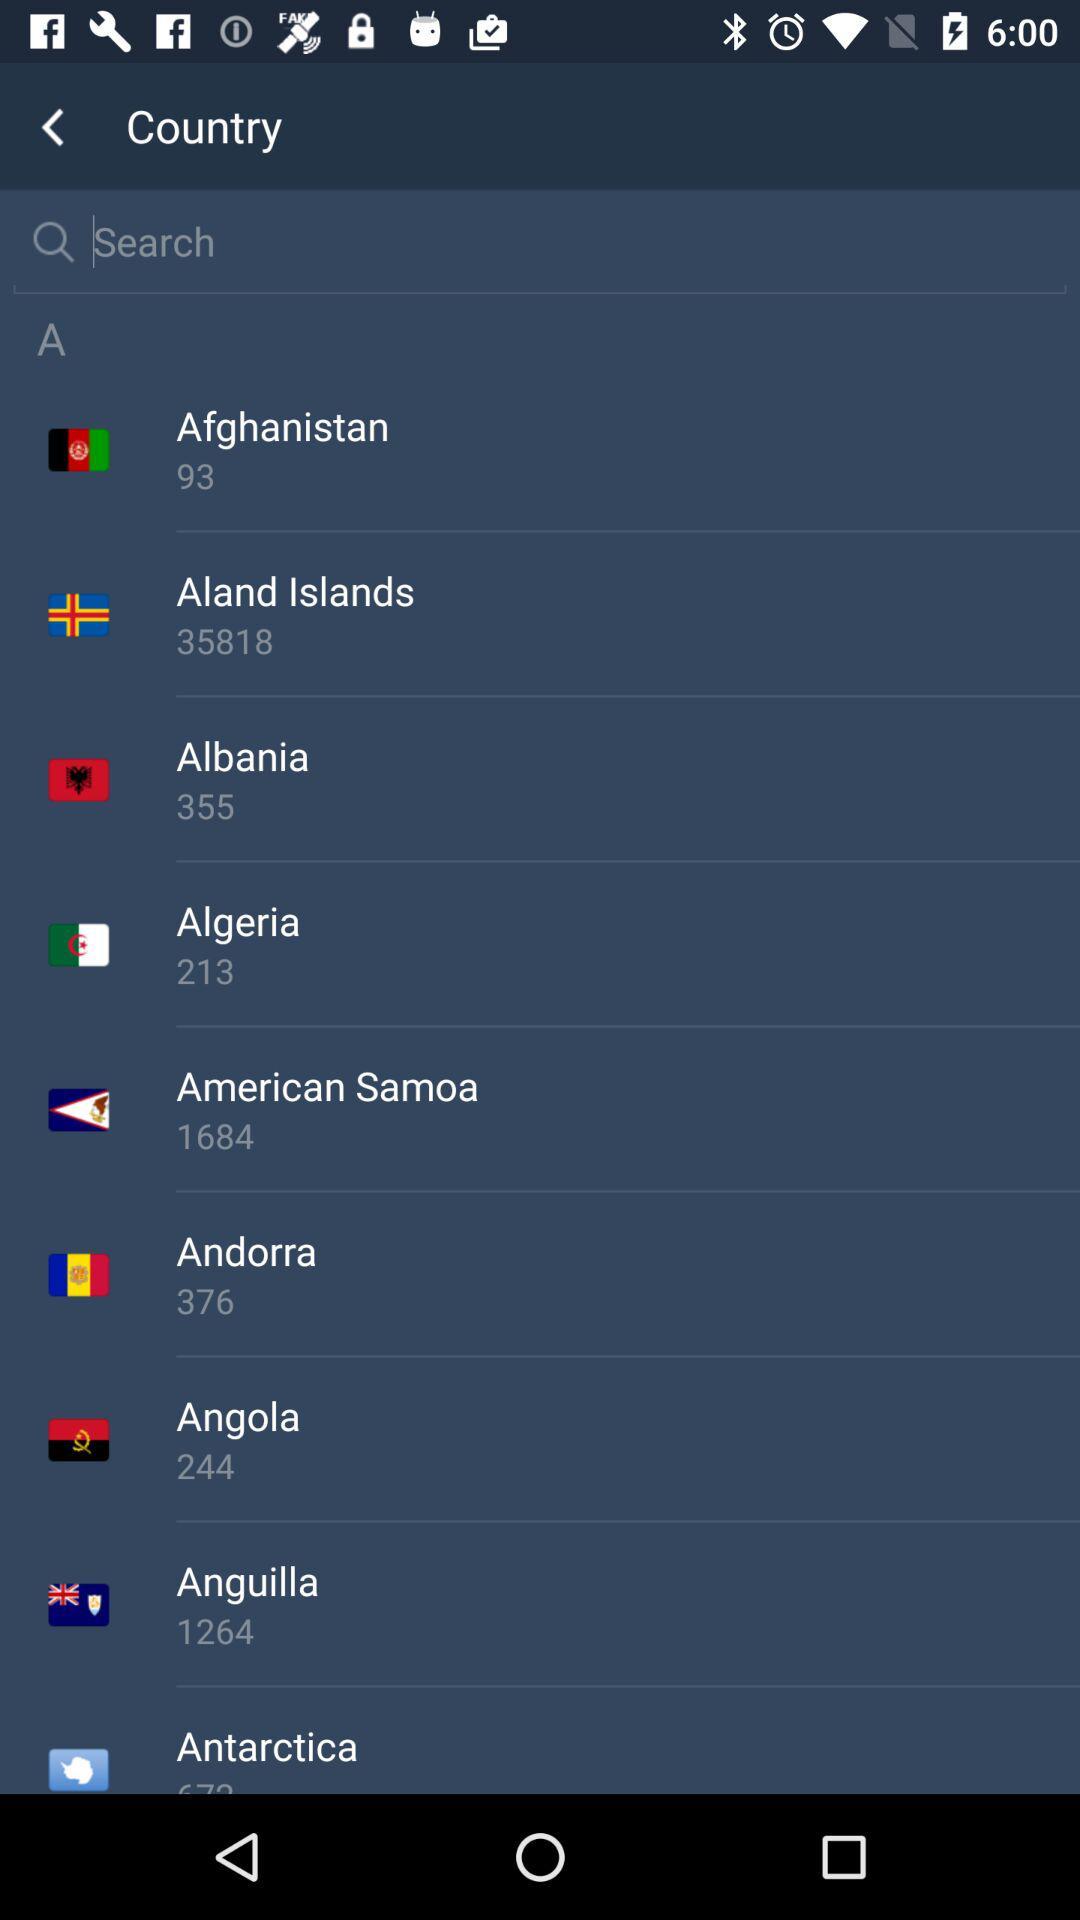 This screenshot has width=1080, height=1920. Describe the element at coordinates (627, 1783) in the screenshot. I see `672 app` at that location.